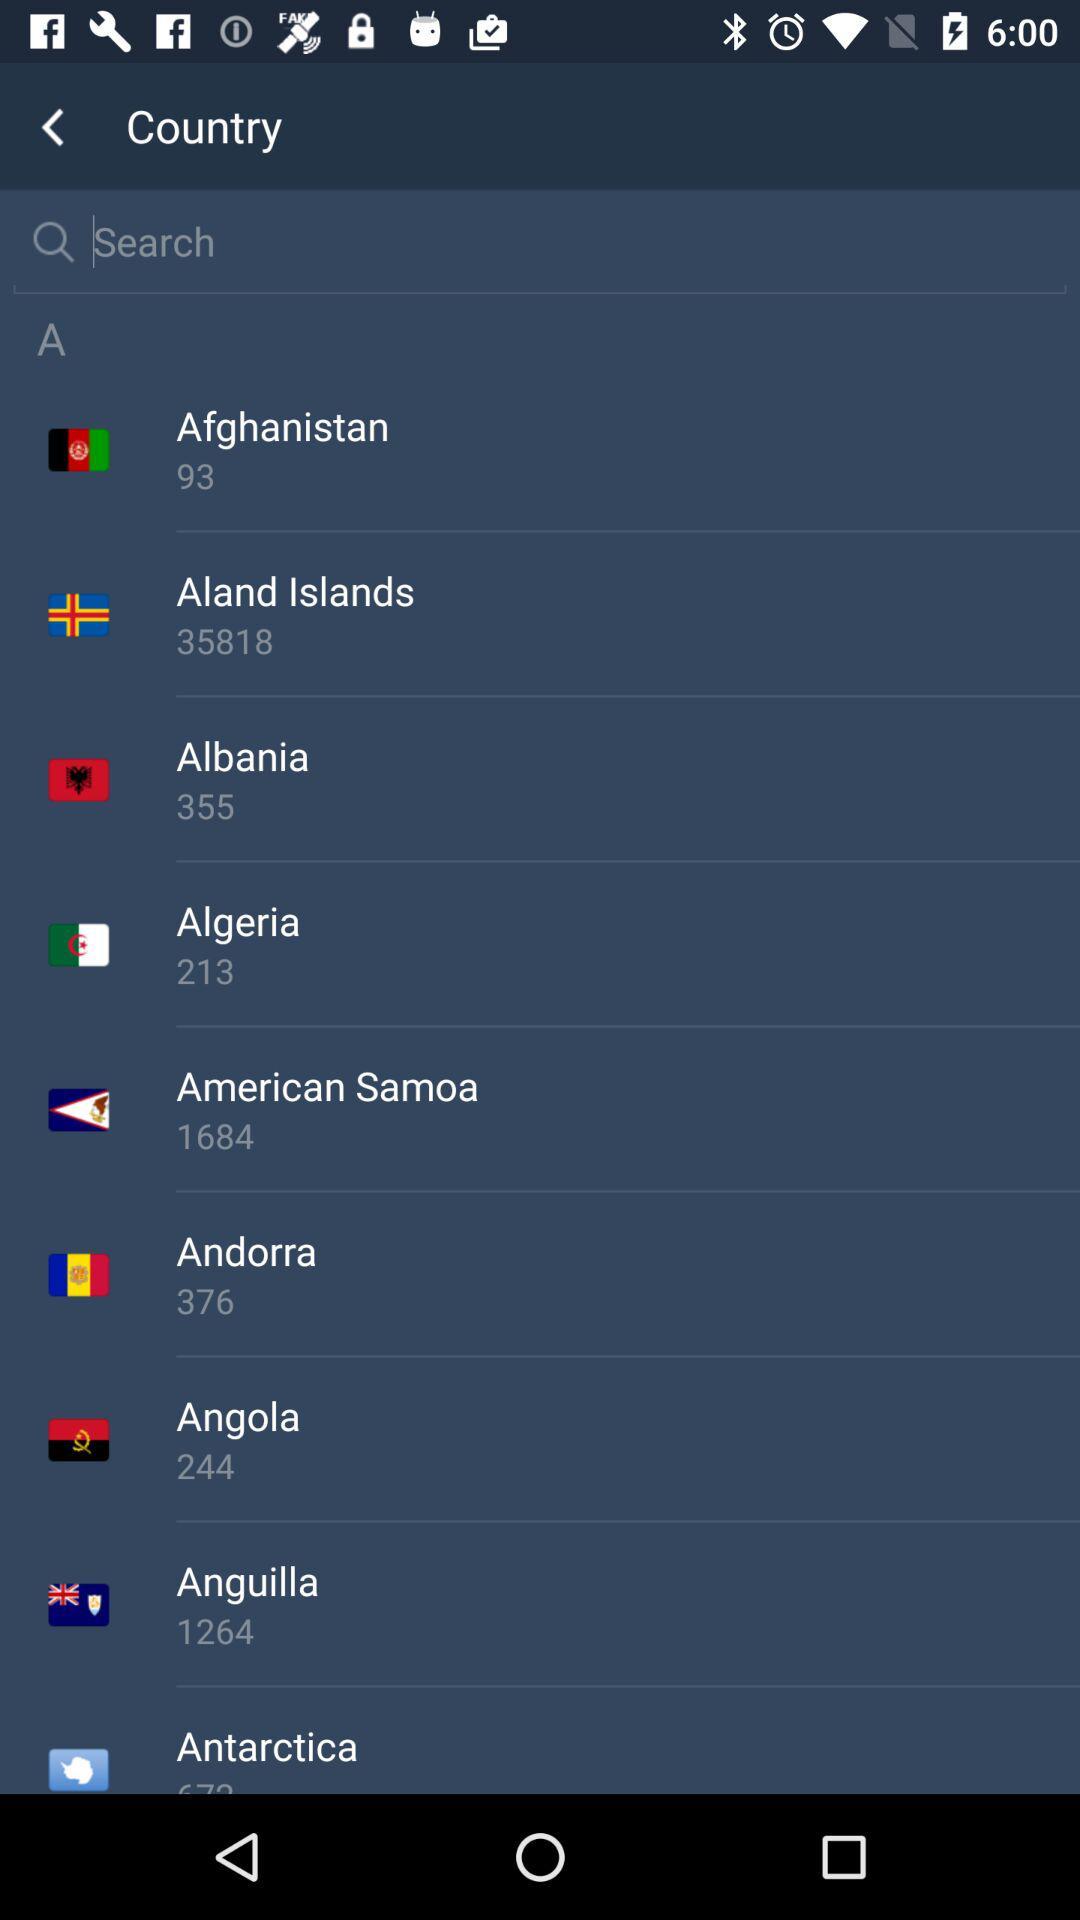 This screenshot has width=1080, height=1920. Describe the element at coordinates (627, 1783) in the screenshot. I see `672 app` at that location.